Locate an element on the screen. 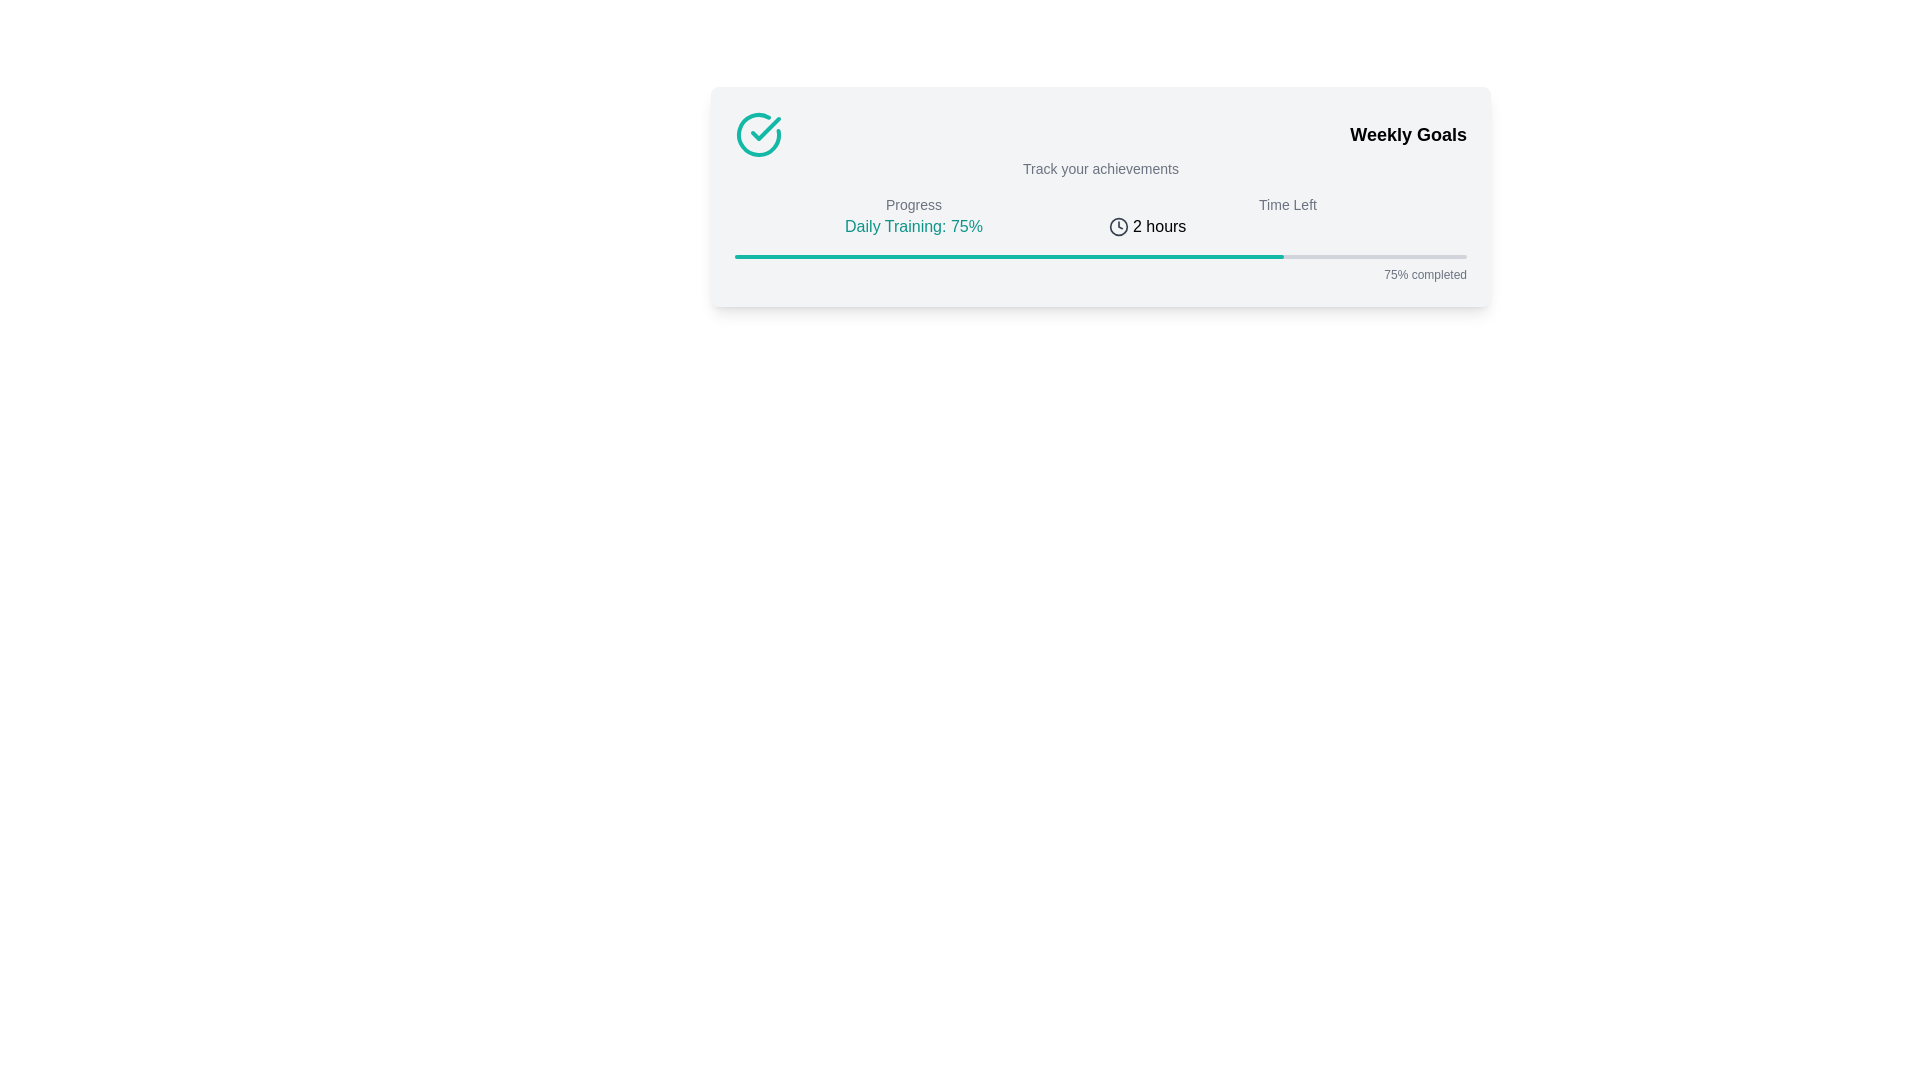 The width and height of the screenshot is (1920, 1080). the text label displaying 'Track your achievements', which is styled in gray and is positioned below the 'Weekly Goals' header is located at coordinates (1099, 168).